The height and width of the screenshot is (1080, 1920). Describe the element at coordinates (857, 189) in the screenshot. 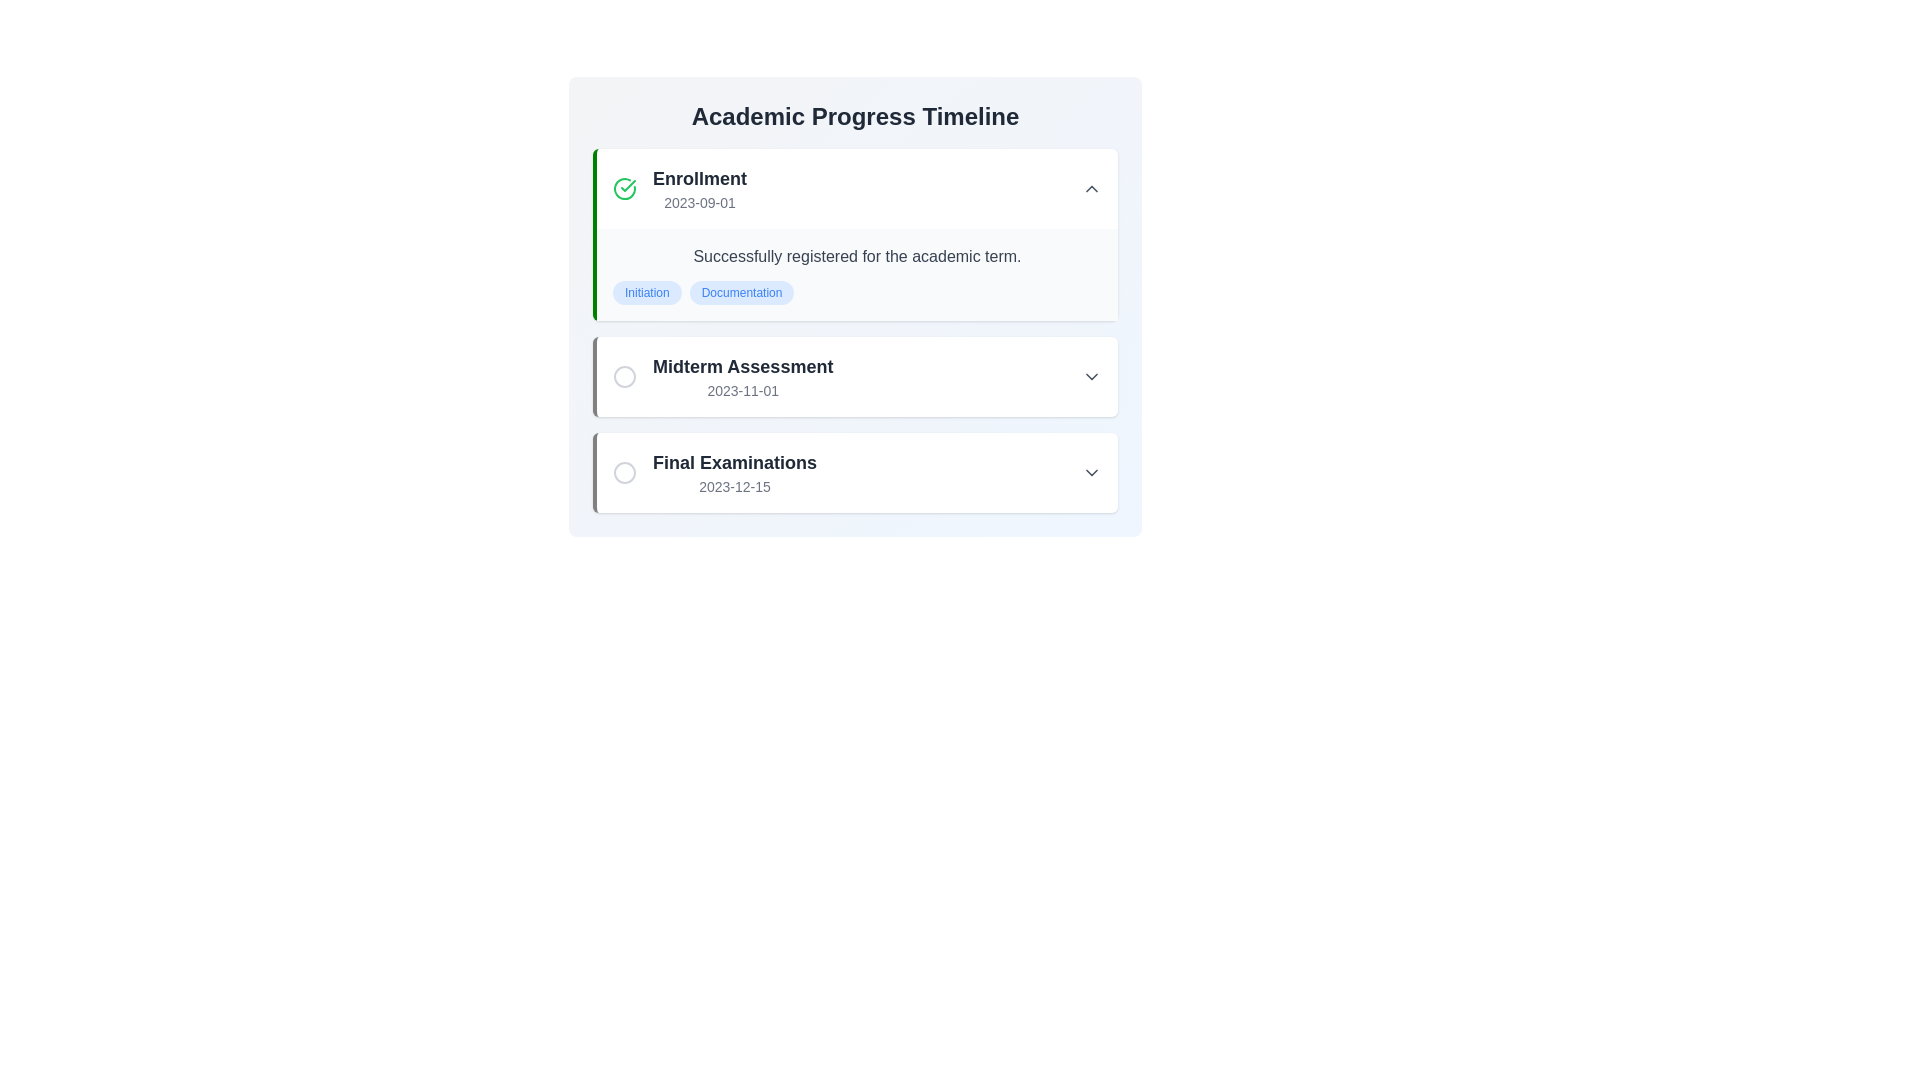

I see `the button-like element representing the 'Enrollment' phase of the academic process` at that location.